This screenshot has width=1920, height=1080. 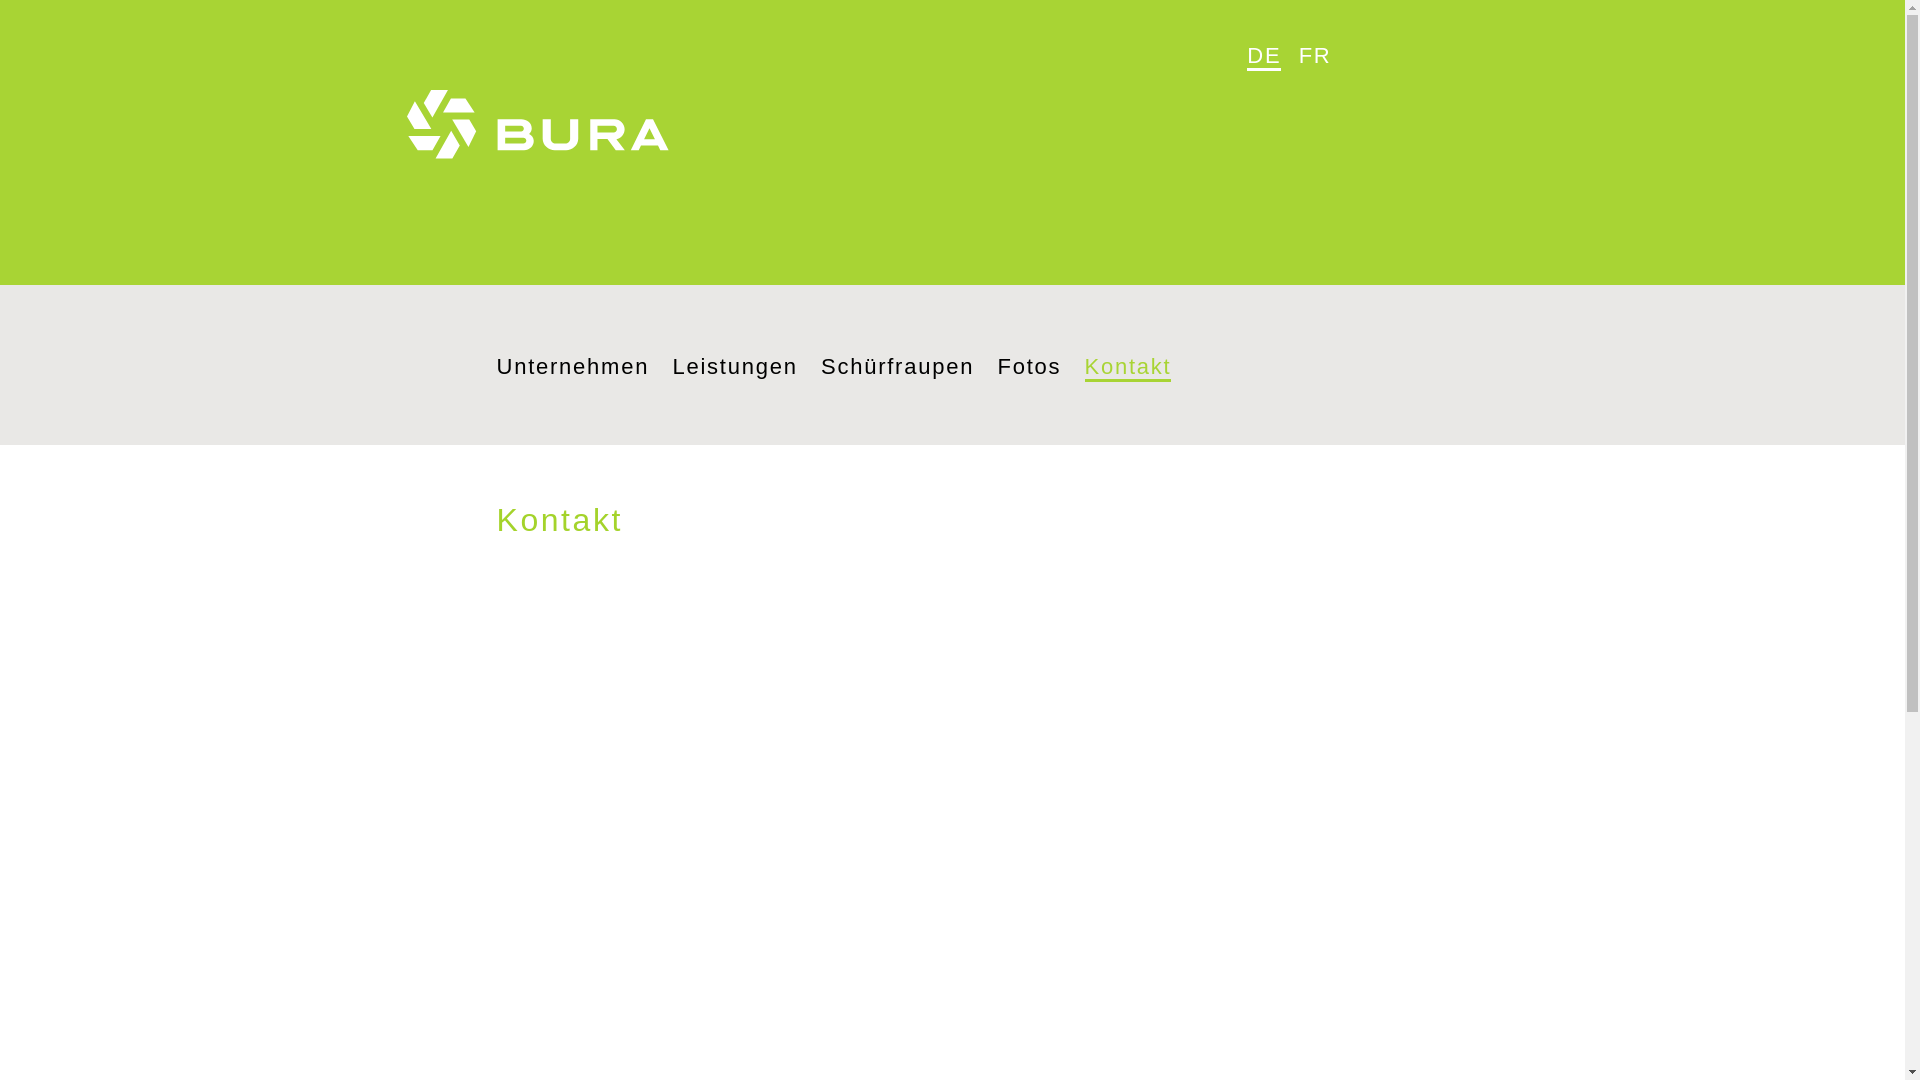 What do you see at coordinates (1028, 366) in the screenshot?
I see `'Fotos'` at bounding box center [1028, 366].